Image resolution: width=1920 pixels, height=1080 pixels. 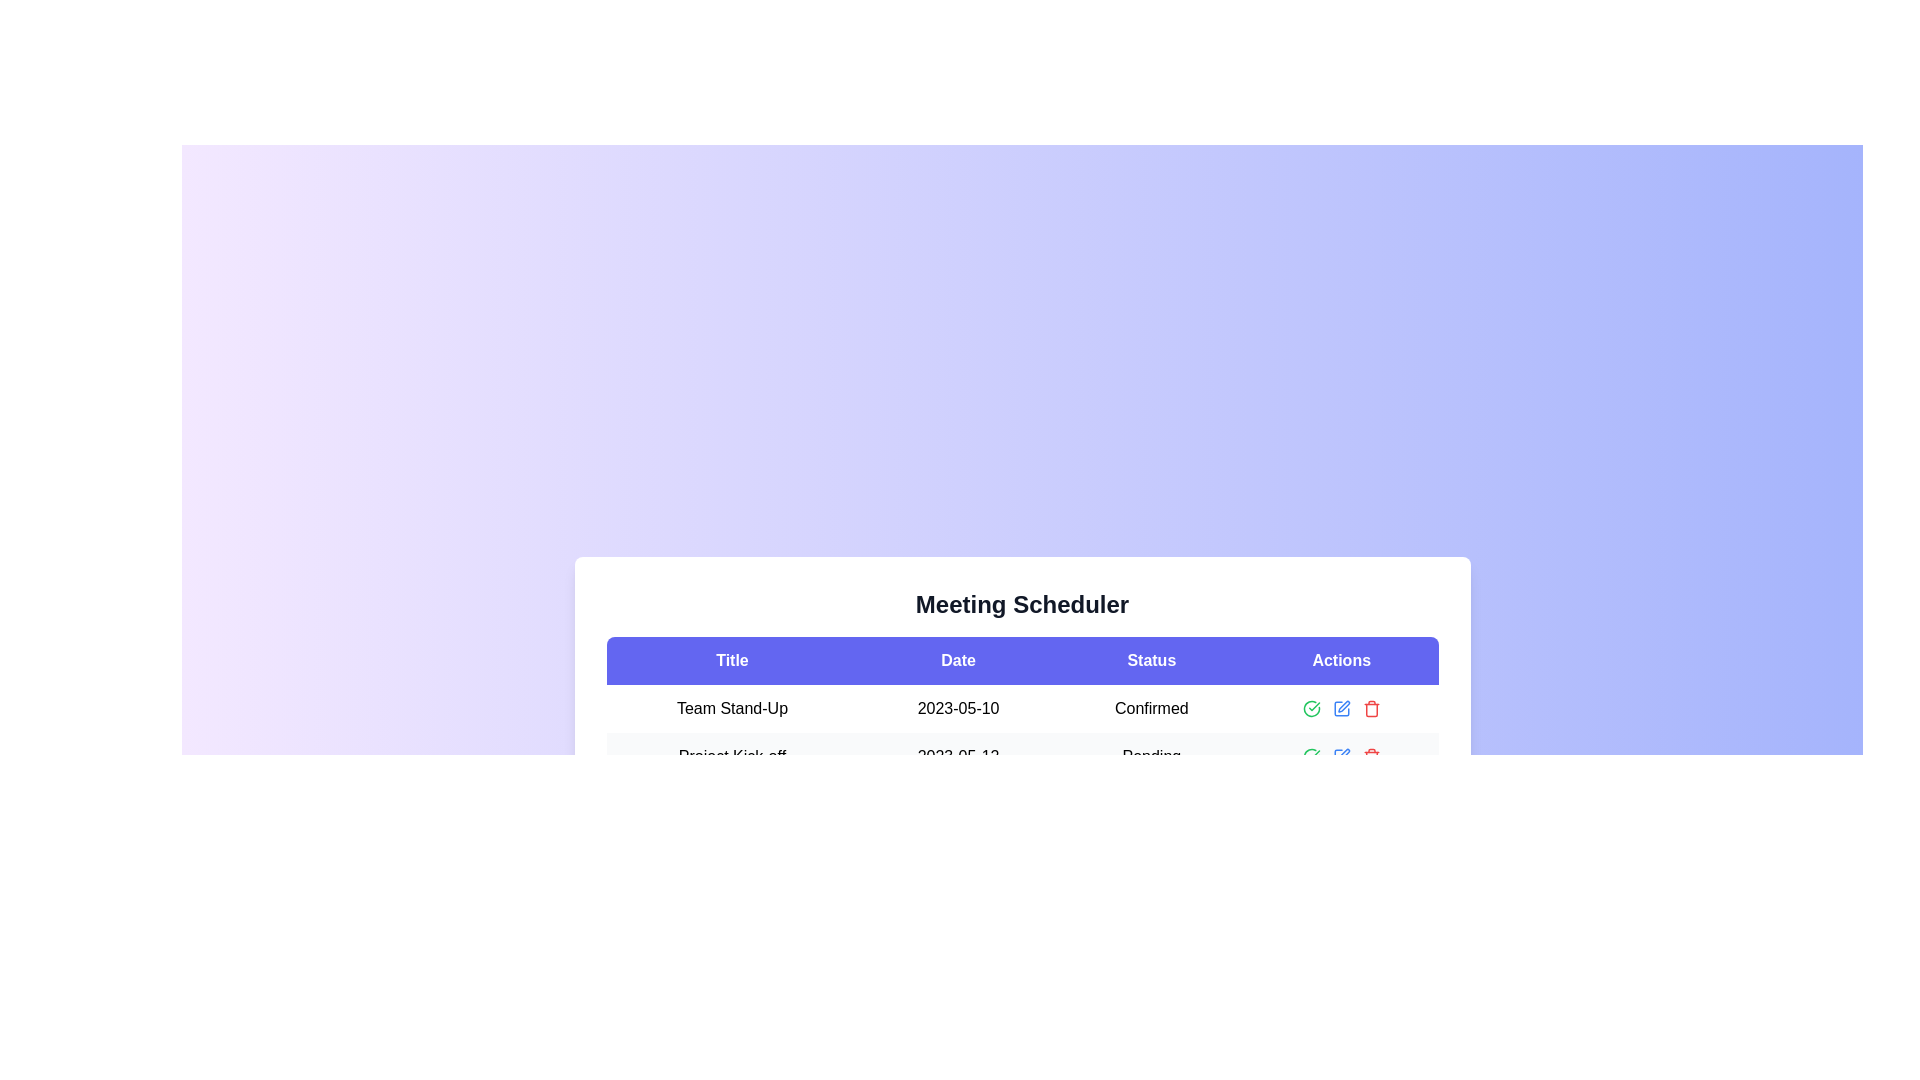 What do you see at coordinates (731, 708) in the screenshot?
I see `the static text label displaying 'Team Stand-Up', which is located in the first column of a table row under the 'Title' section` at bounding box center [731, 708].